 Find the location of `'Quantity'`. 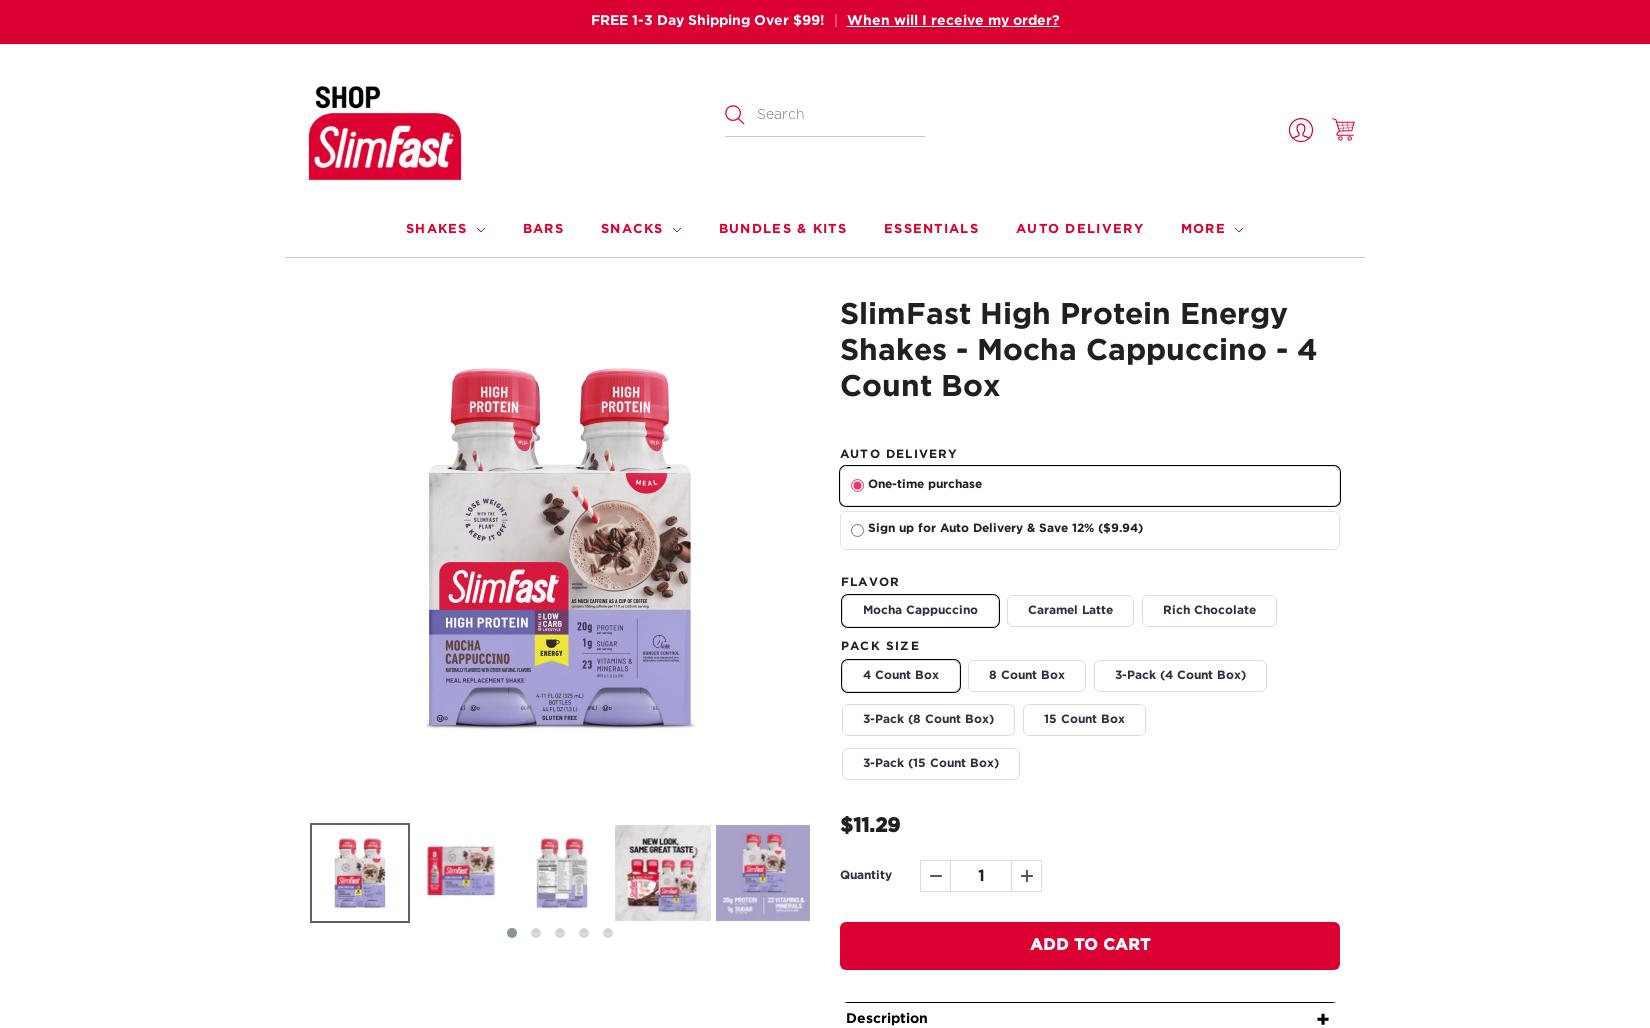

'Quantity' is located at coordinates (865, 873).